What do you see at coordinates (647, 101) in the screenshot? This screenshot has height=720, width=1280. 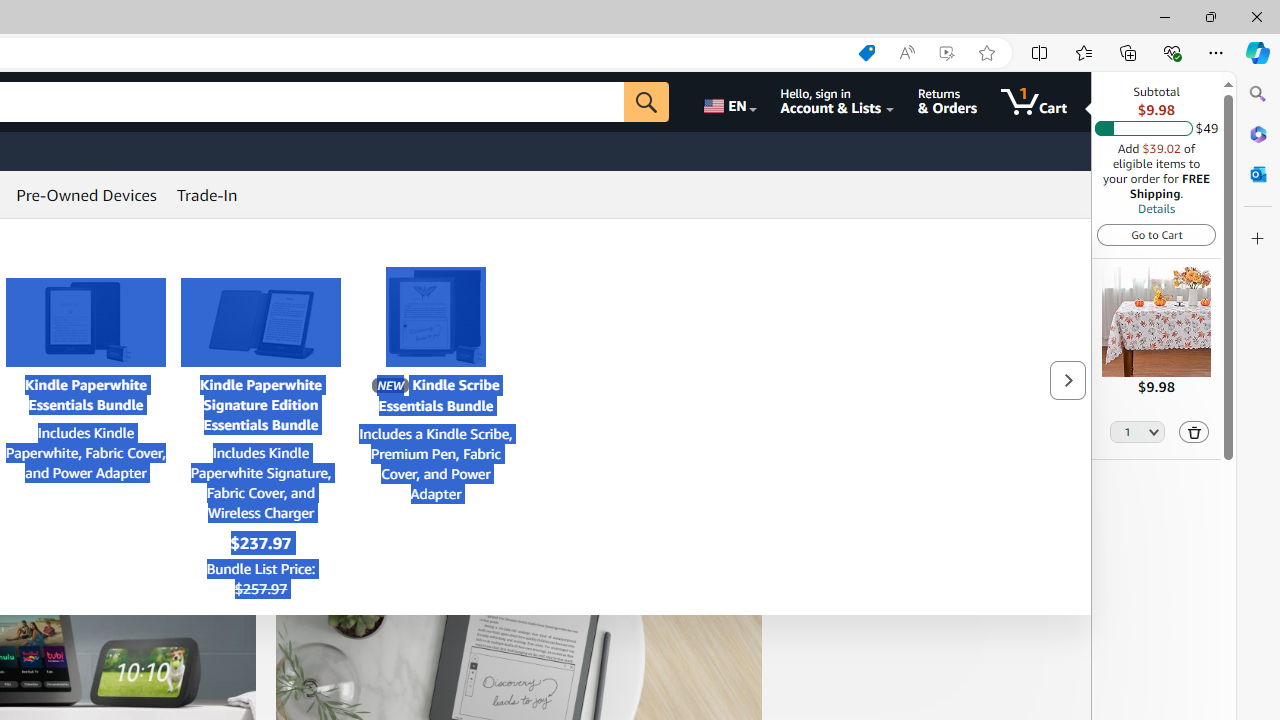 I see `'Go'` at bounding box center [647, 101].